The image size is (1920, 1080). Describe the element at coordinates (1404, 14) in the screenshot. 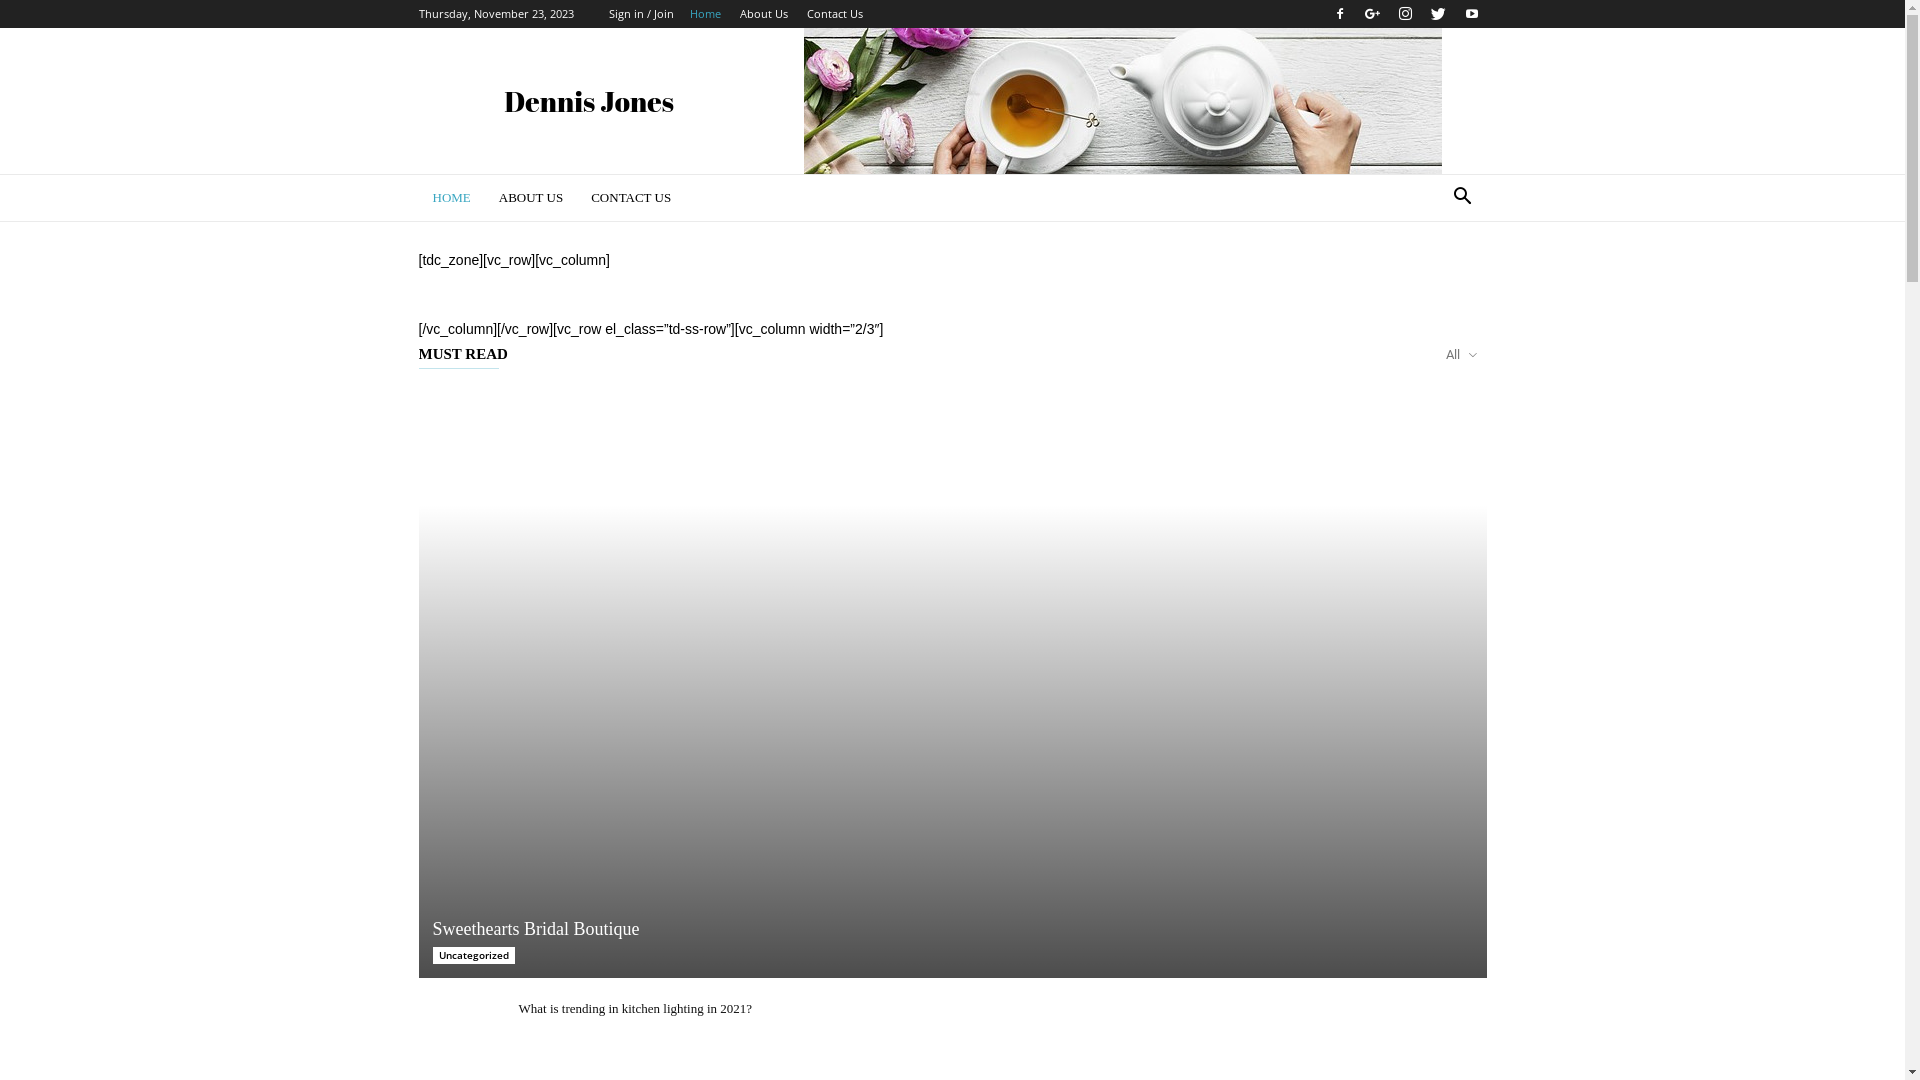

I see `'Instagram'` at that location.